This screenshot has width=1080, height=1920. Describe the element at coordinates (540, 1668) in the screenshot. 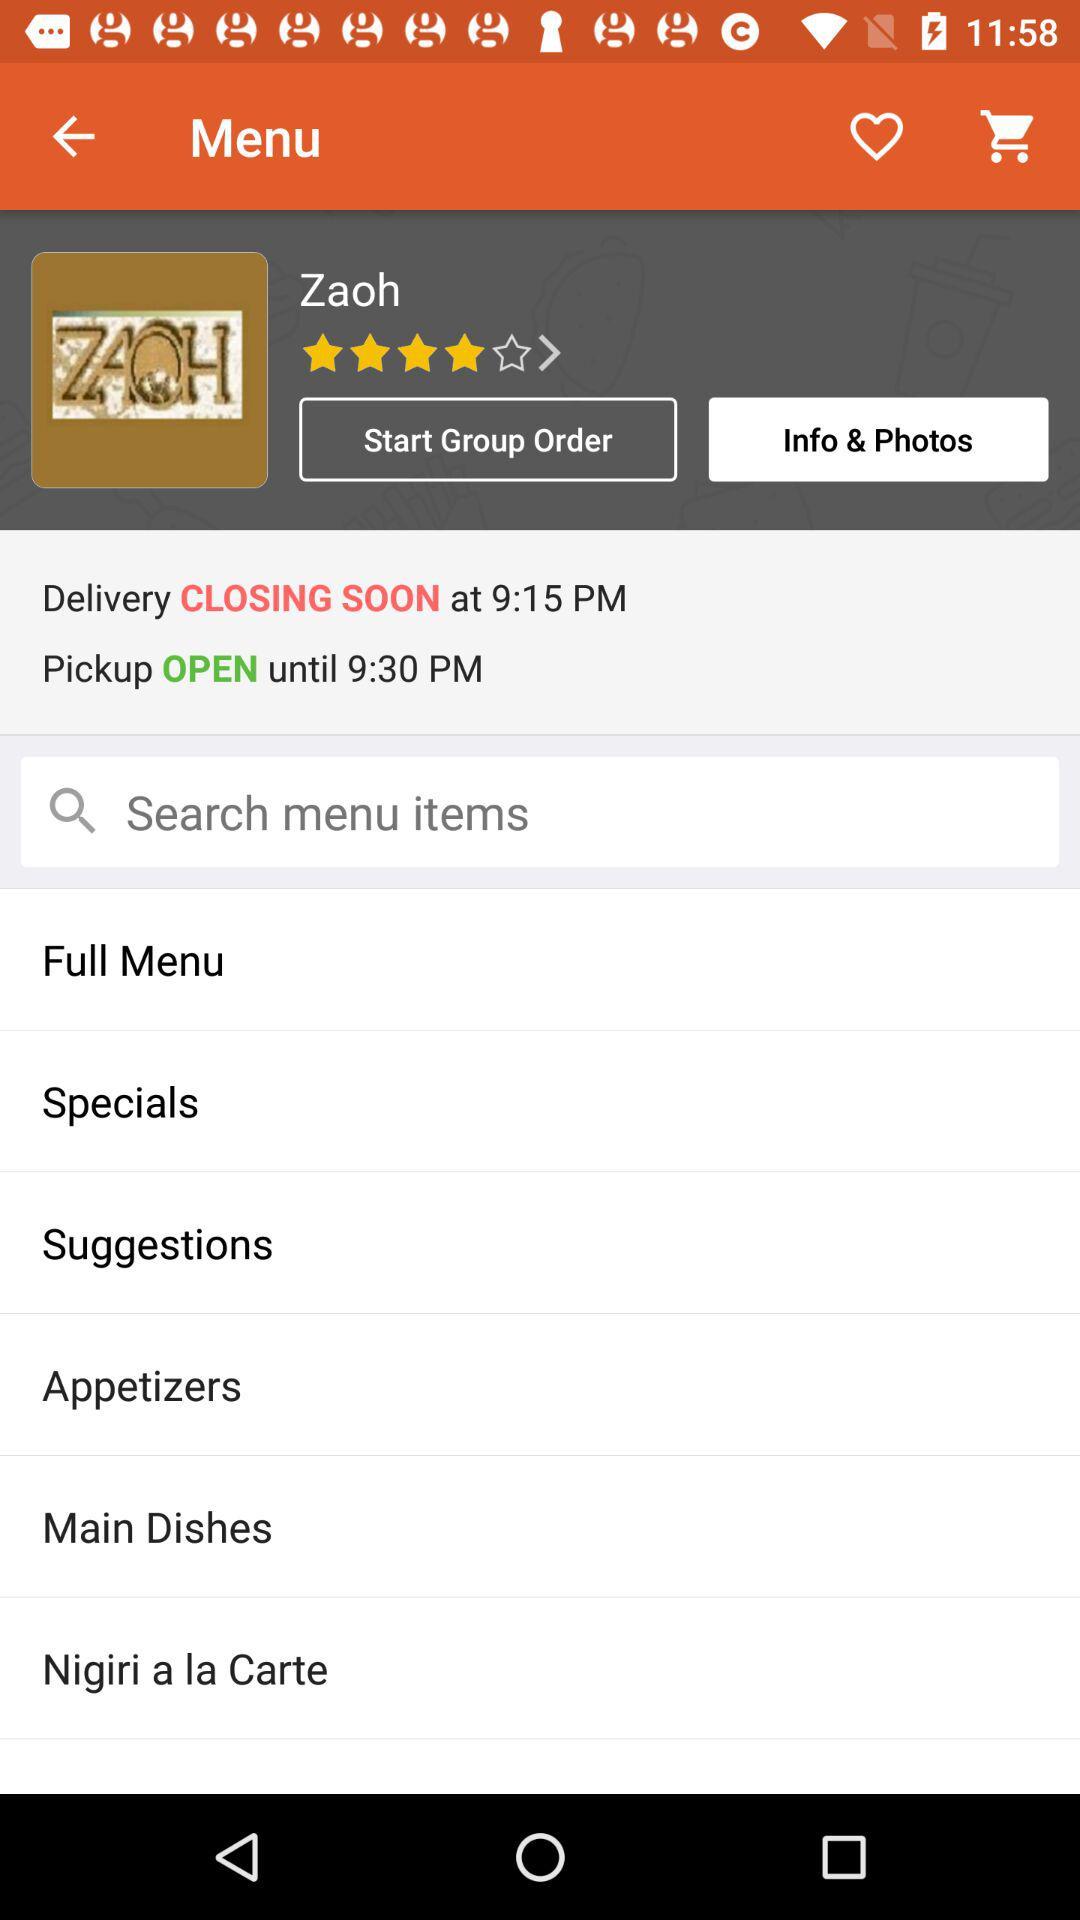

I see `the icon below main dishes` at that location.